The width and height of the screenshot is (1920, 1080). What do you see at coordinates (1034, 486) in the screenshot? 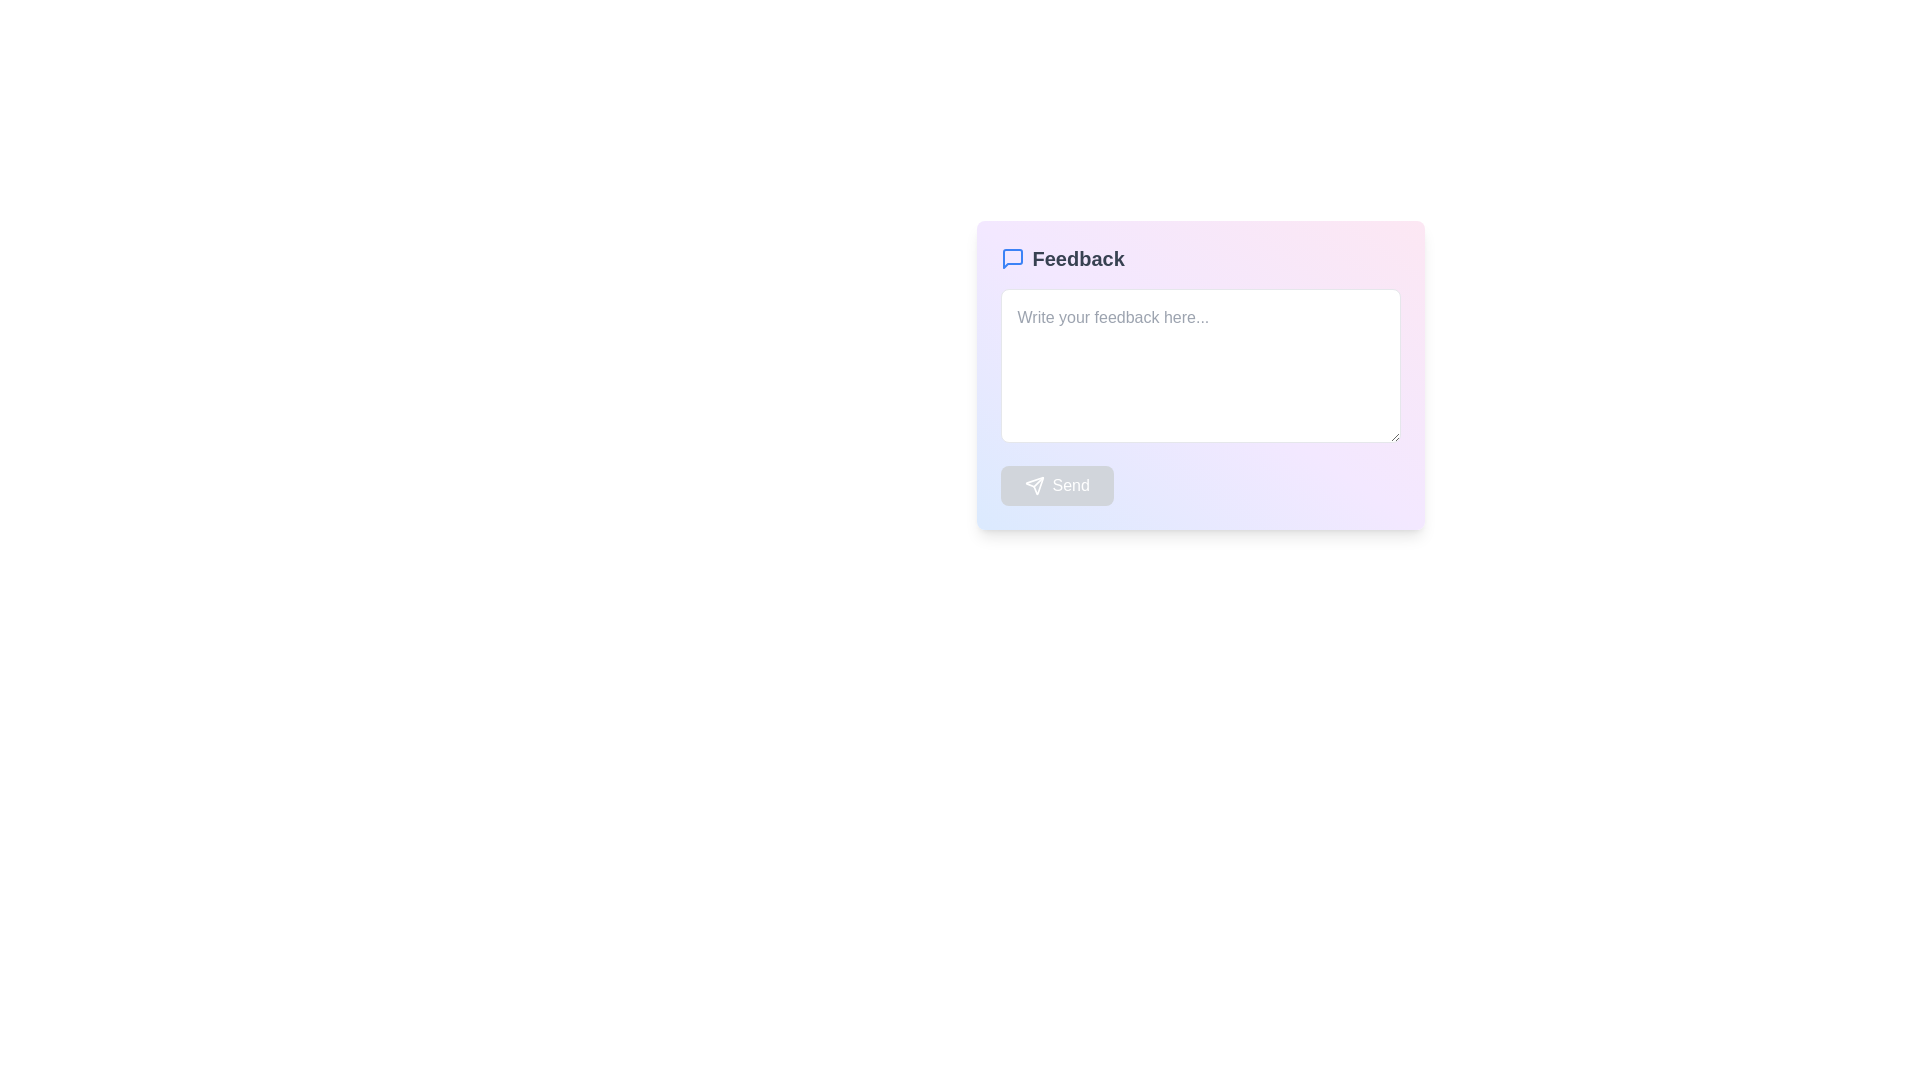
I see `the 'Send' button located at the bottom-right corner of the feedback form, which triggers the feedback sending action represented by the icon` at bounding box center [1034, 486].